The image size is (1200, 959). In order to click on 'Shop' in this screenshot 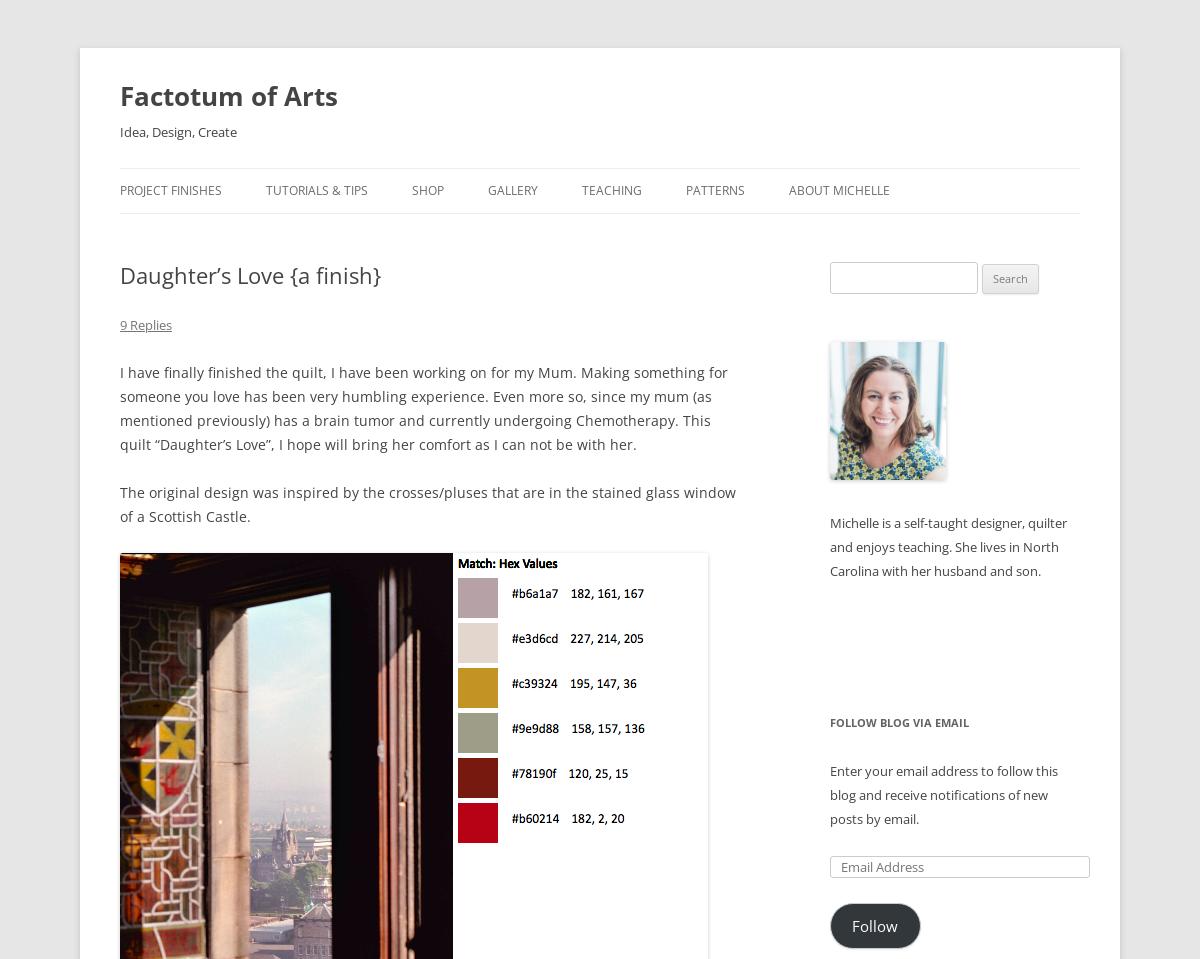, I will do `click(411, 189)`.